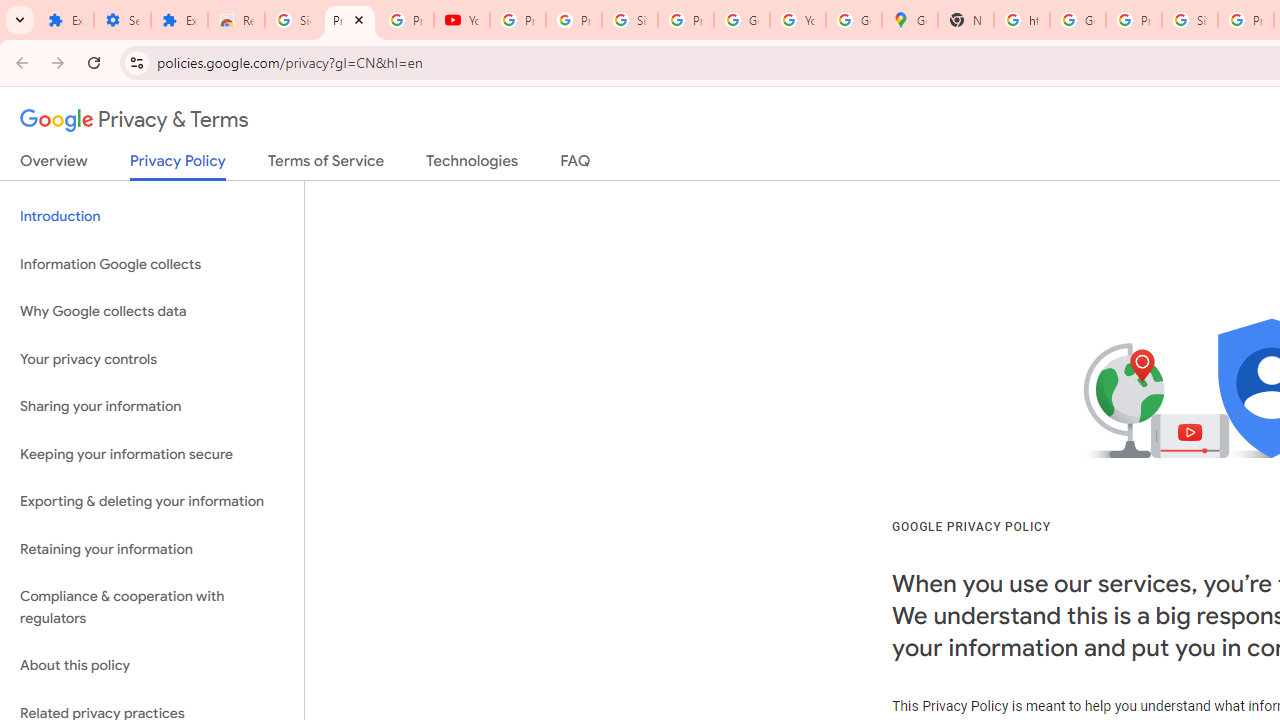 This screenshot has width=1280, height=720. I want to click on 'Retaining your information', so click(151, 549).